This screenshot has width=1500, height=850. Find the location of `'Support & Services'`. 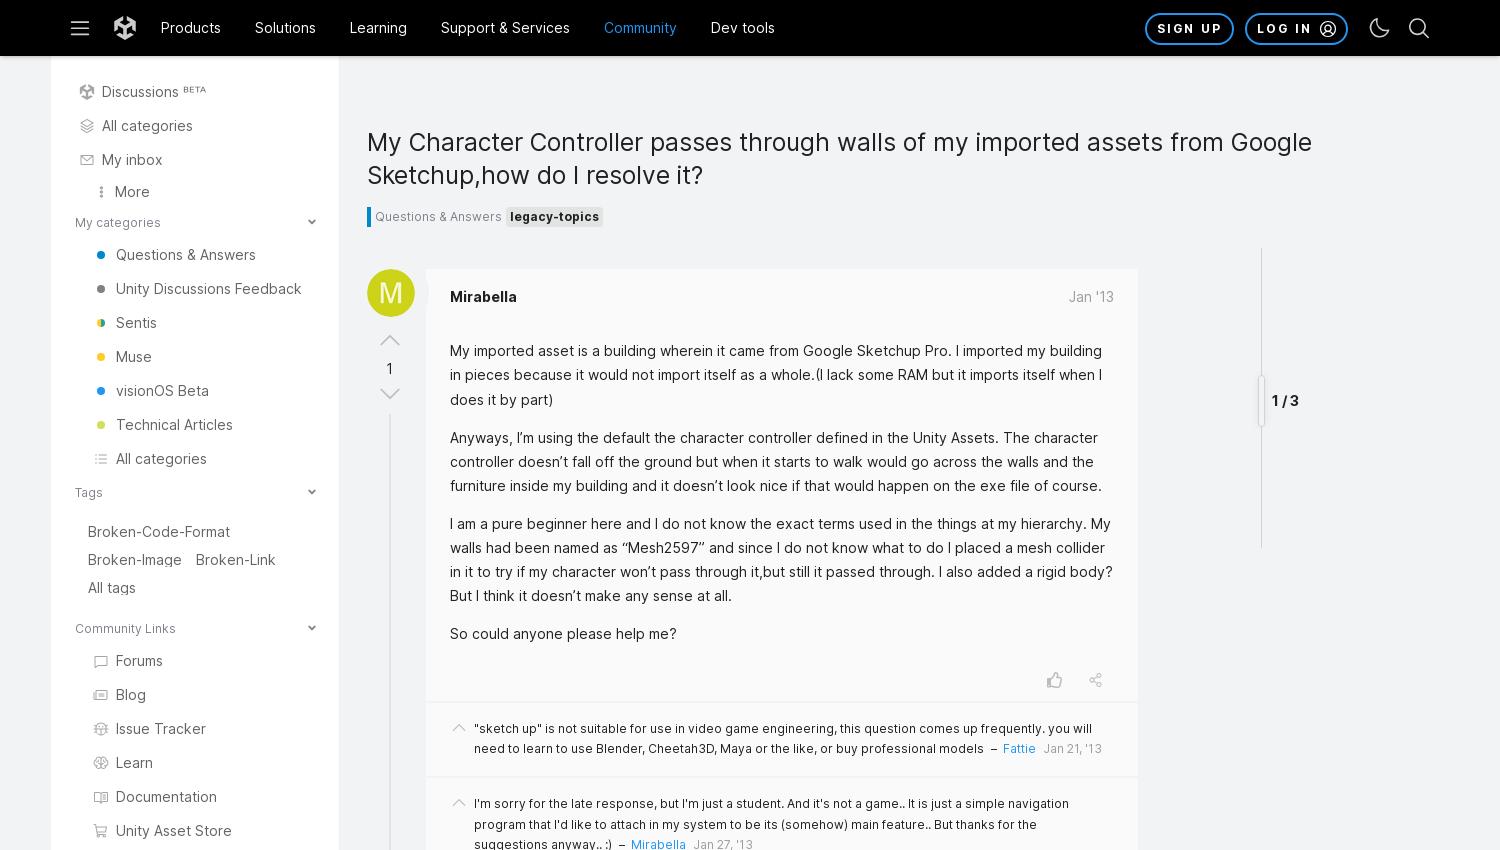

'Support & Services' is located at coordinates (504, 25).